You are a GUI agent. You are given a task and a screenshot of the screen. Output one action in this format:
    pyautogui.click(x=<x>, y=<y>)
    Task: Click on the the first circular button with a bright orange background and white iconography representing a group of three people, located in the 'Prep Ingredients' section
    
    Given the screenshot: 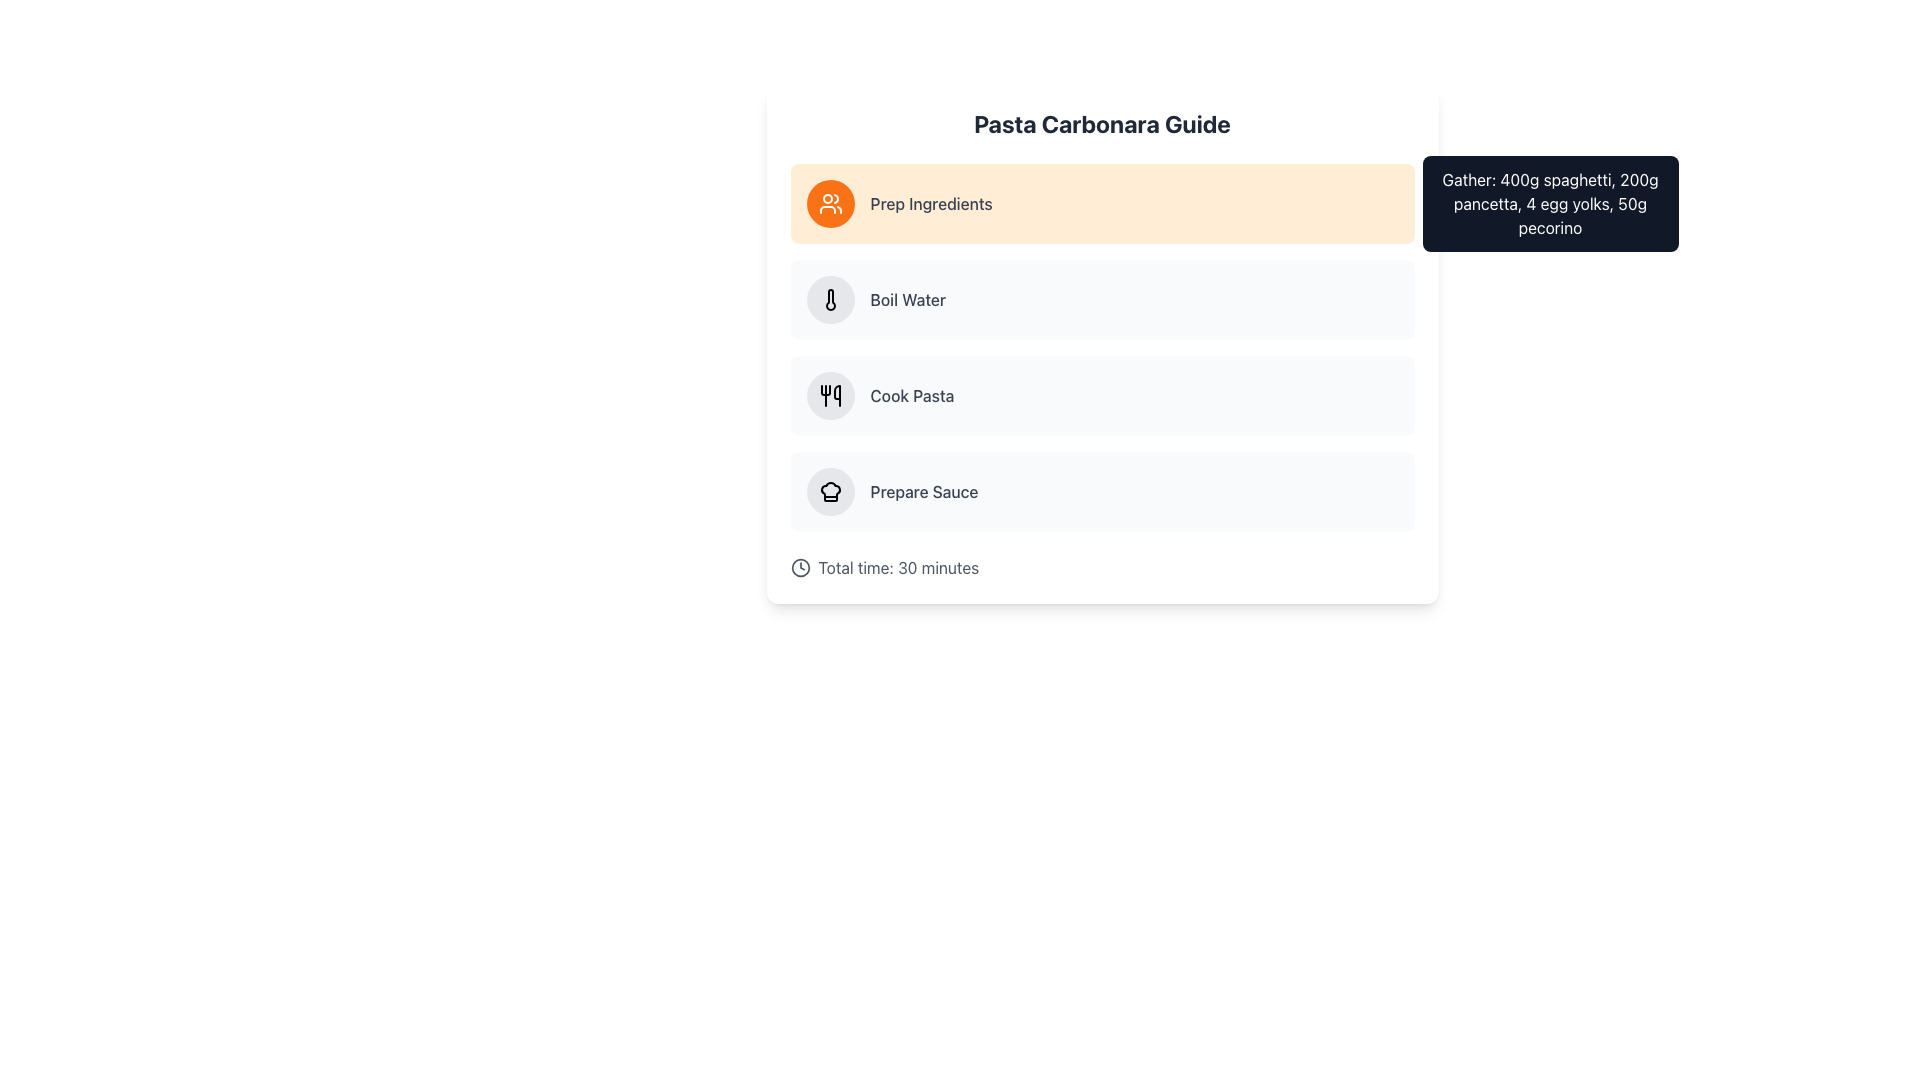 What is the action you would take?
    pyautogui.click(x=830, y=204)
    